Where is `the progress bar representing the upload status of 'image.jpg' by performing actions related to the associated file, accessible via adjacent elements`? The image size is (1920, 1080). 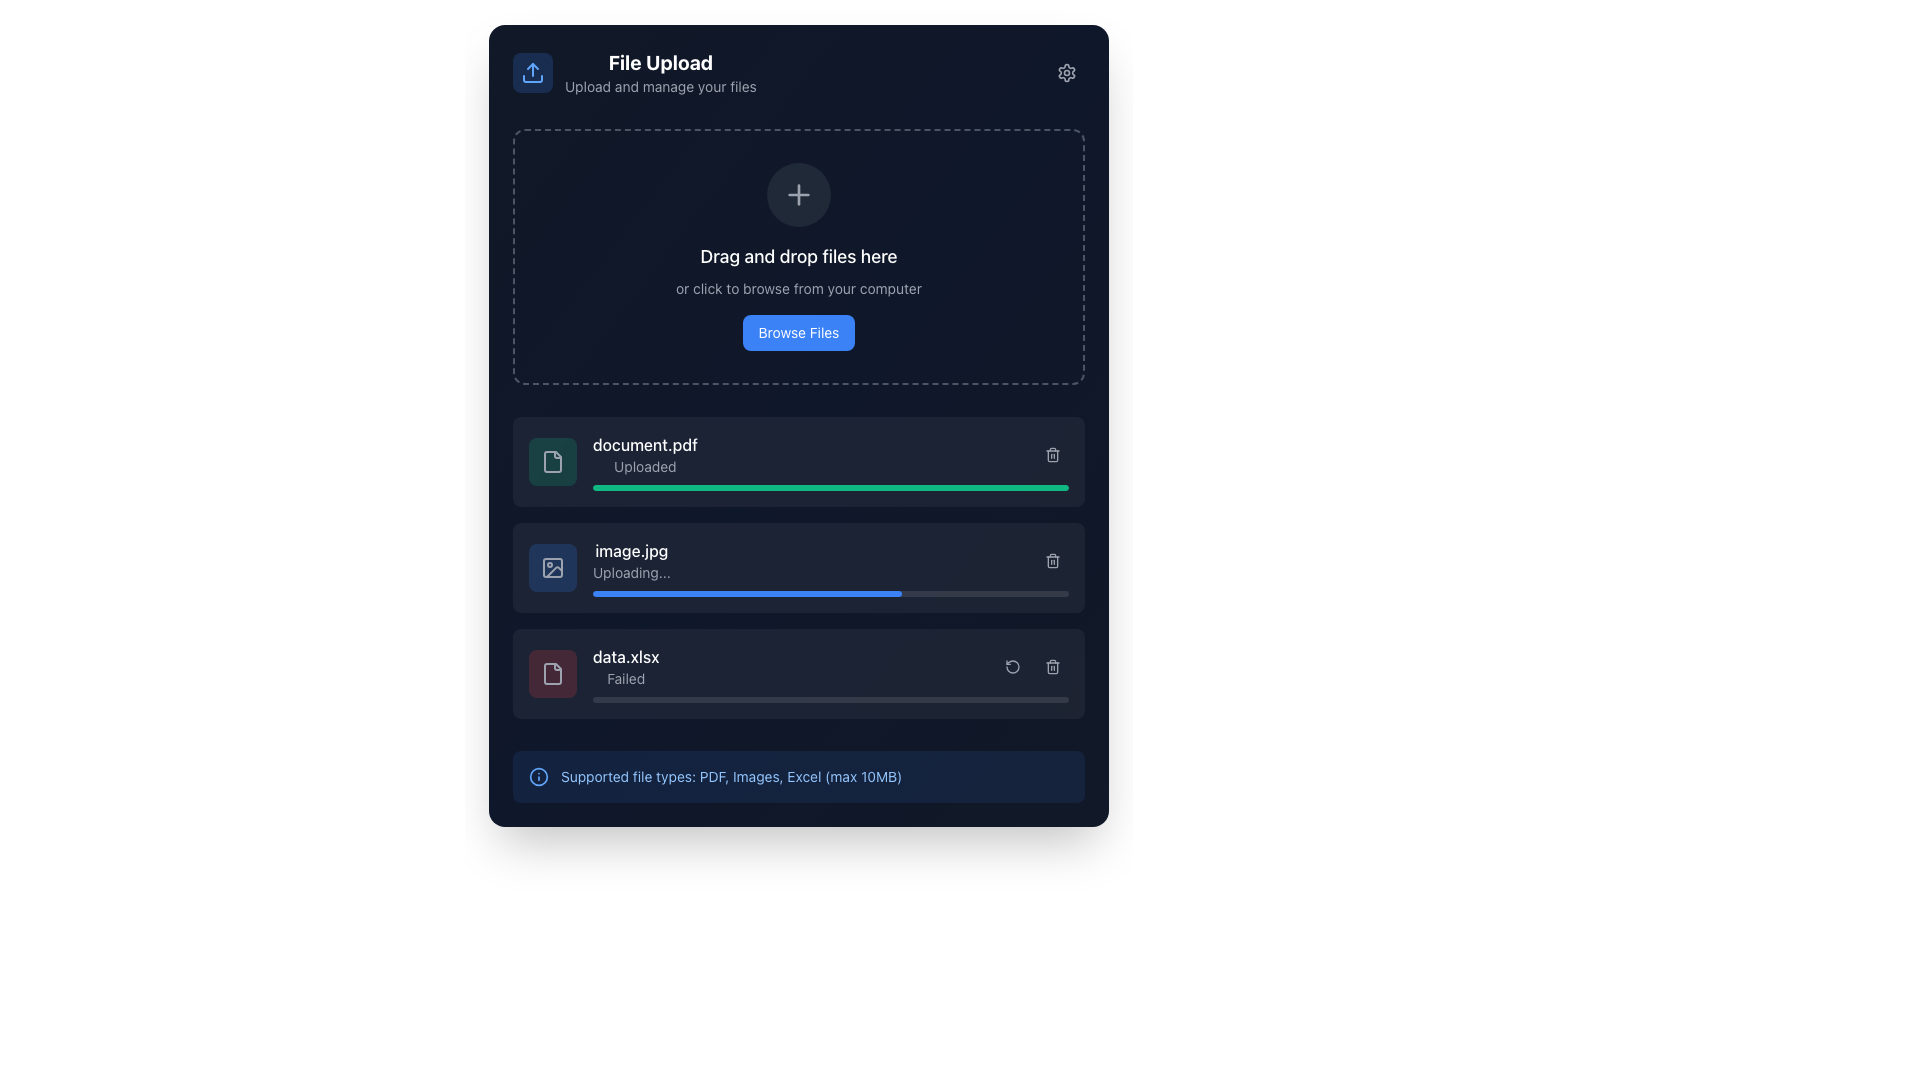 the progress bar representing the upload status of 'image.jpg' by performing actions related to the associated file, accessible via adjacent elements is located at coordinates (746, 593).